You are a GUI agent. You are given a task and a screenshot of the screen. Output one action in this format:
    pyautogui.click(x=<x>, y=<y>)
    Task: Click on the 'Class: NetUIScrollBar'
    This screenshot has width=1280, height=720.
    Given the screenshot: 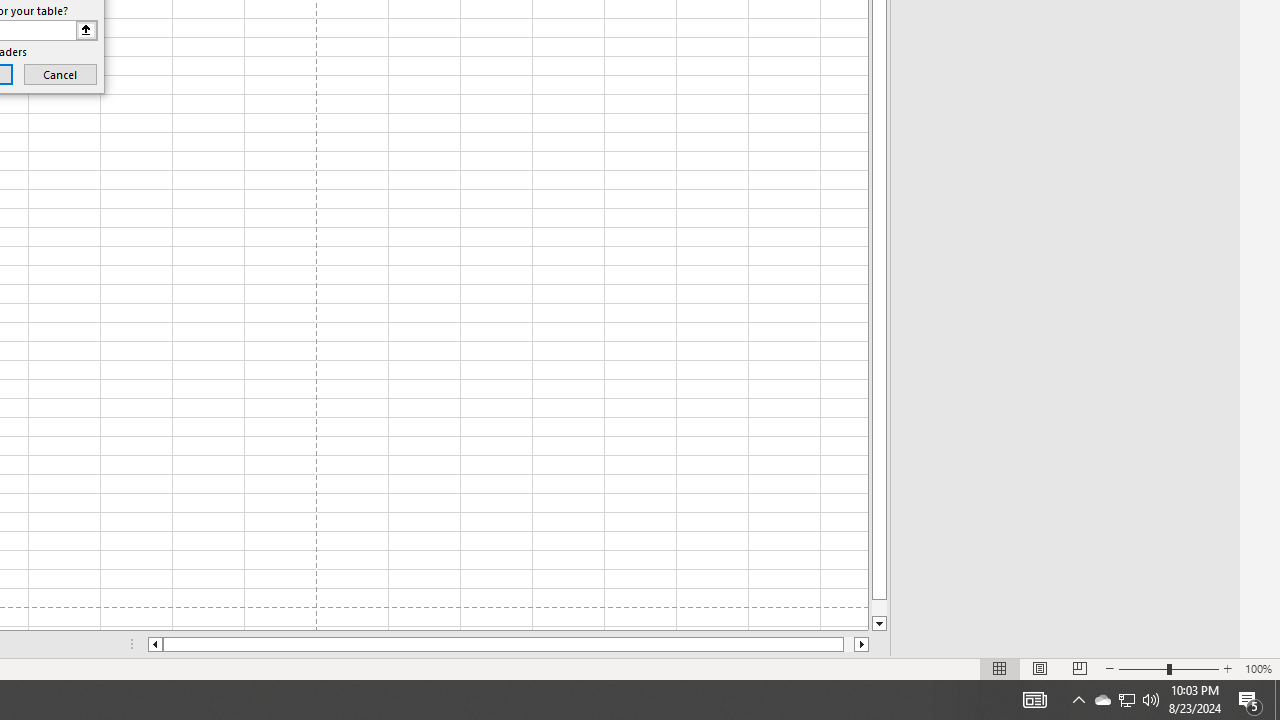 What is the action you would take?
    pyautogui.click(x=508, y=644)
    